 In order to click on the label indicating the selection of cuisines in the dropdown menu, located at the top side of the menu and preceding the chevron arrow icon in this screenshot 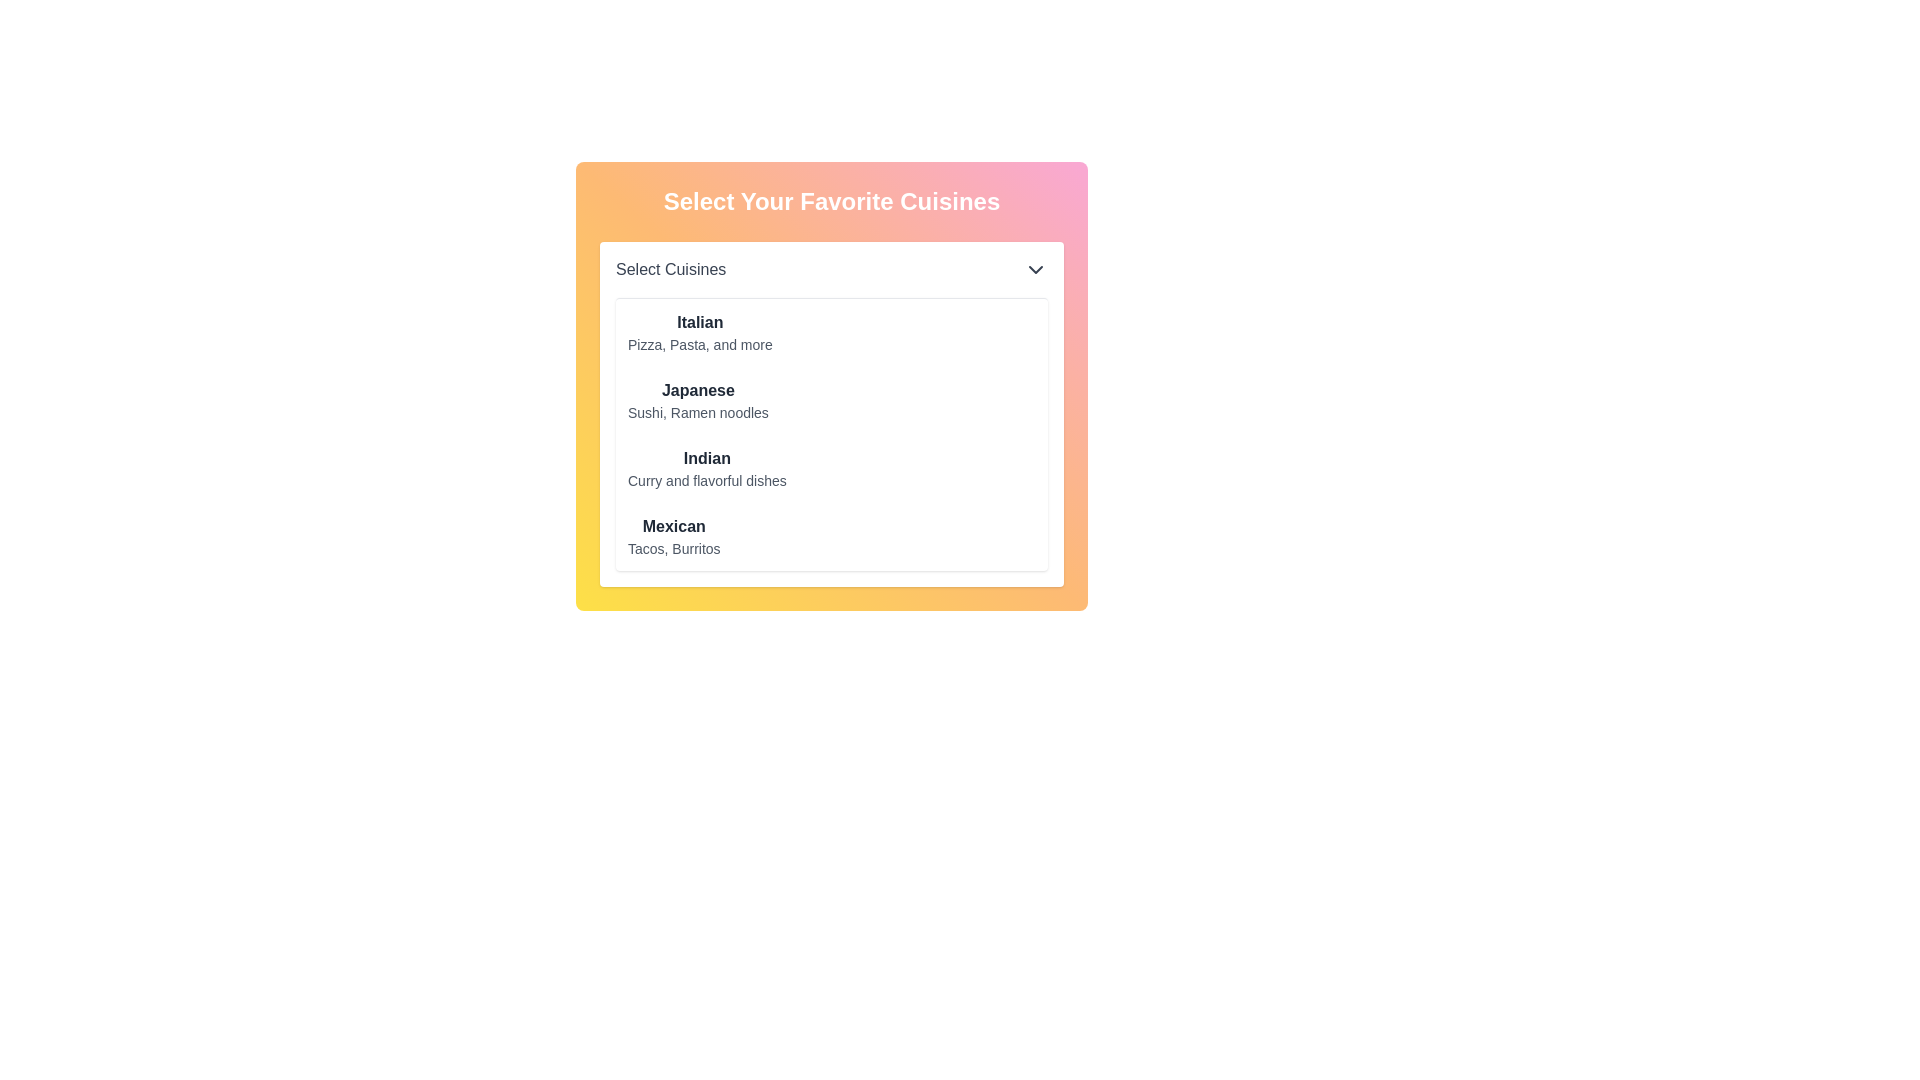, I will do `click(671, 270)`.